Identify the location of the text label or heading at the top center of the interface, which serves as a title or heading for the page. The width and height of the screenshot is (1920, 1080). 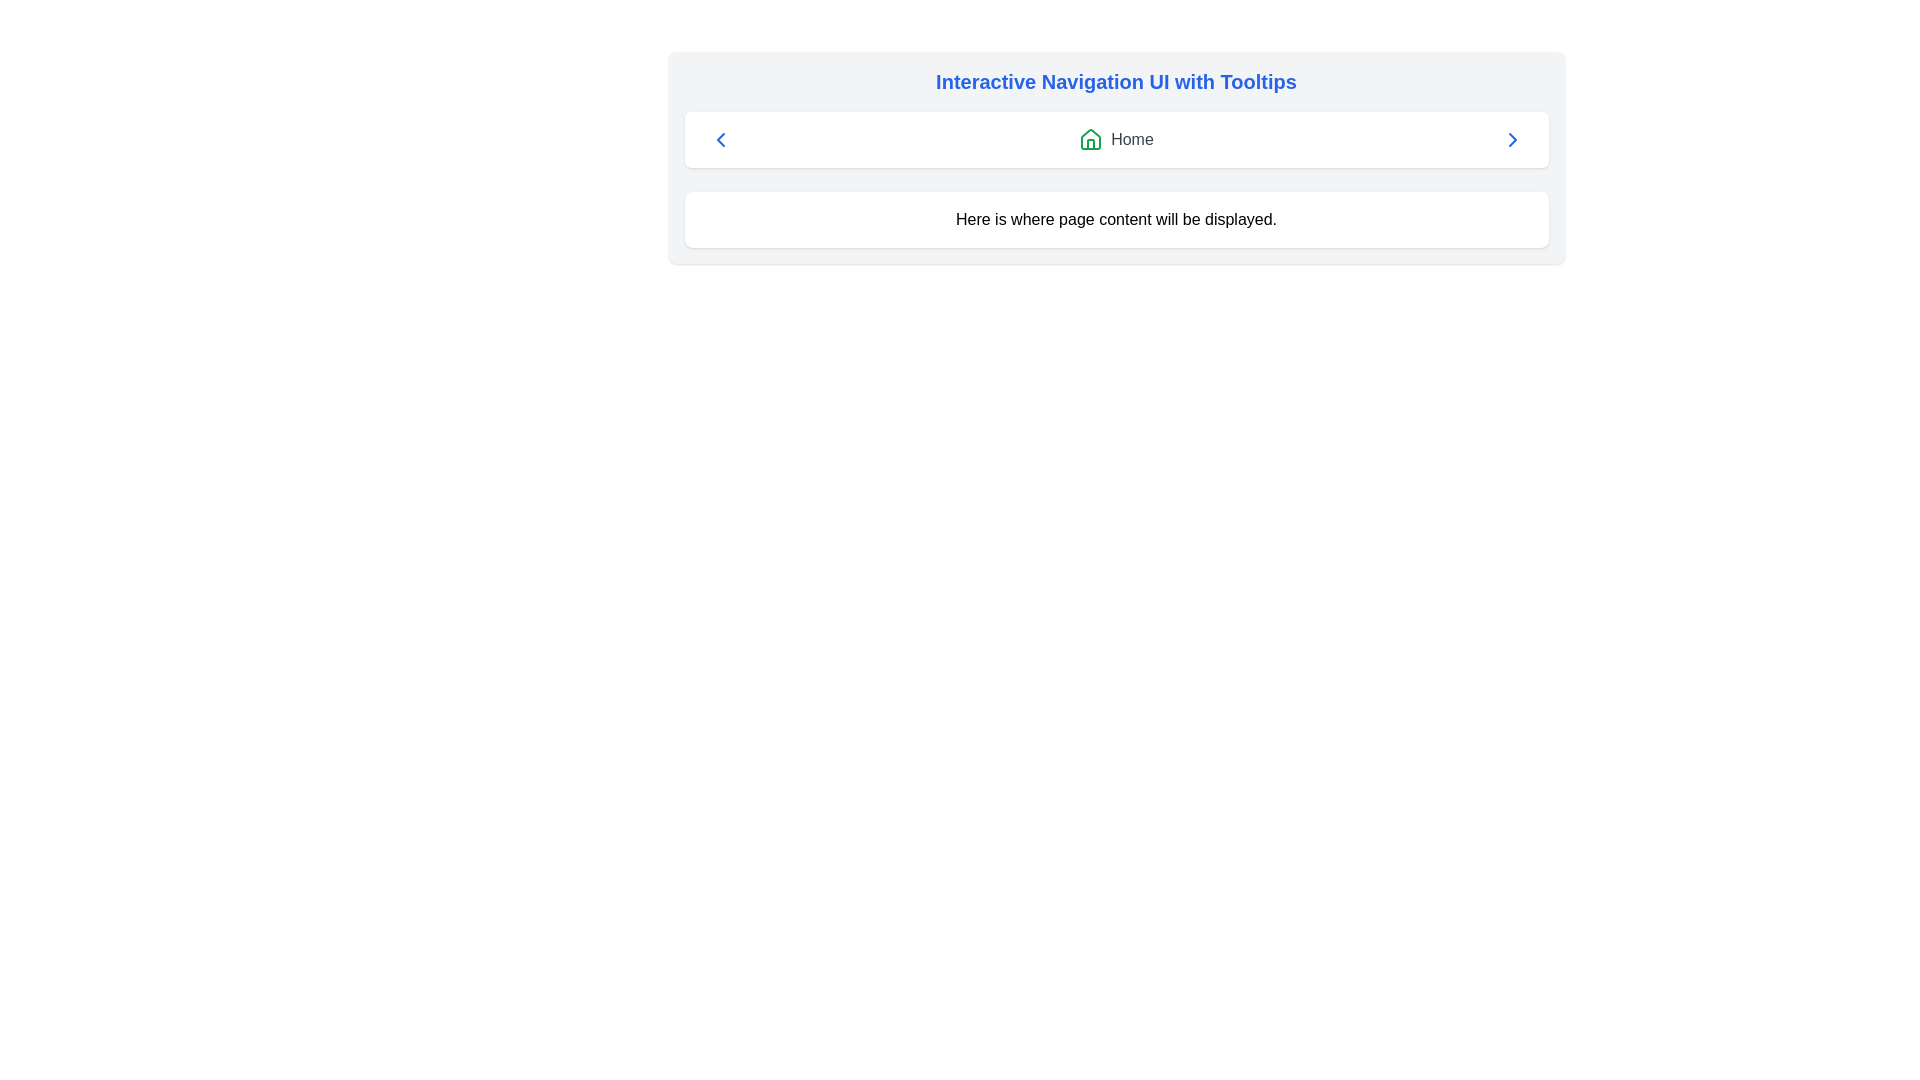
(1115, 80).